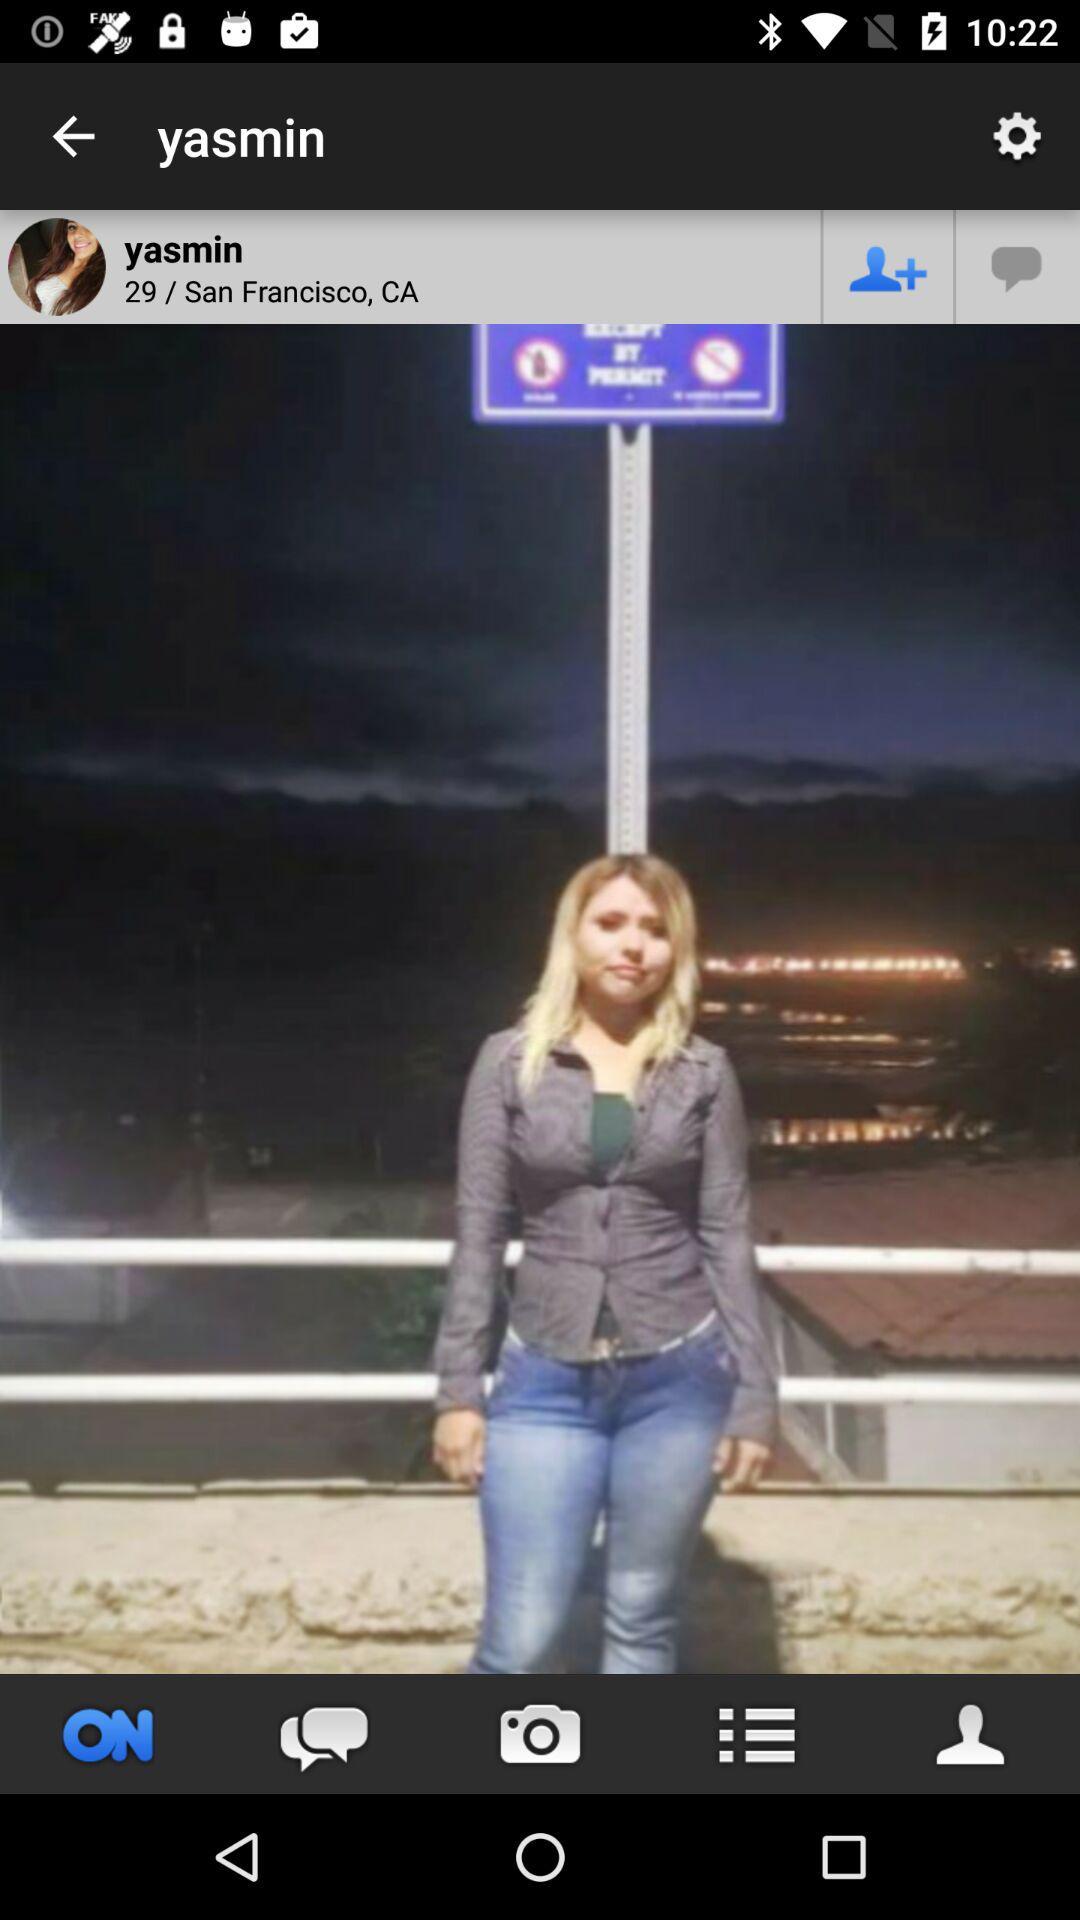 The width and height of the screenshot is (1080, 1920). I want to click on the app next to yasmin icon, so click(72, 135).